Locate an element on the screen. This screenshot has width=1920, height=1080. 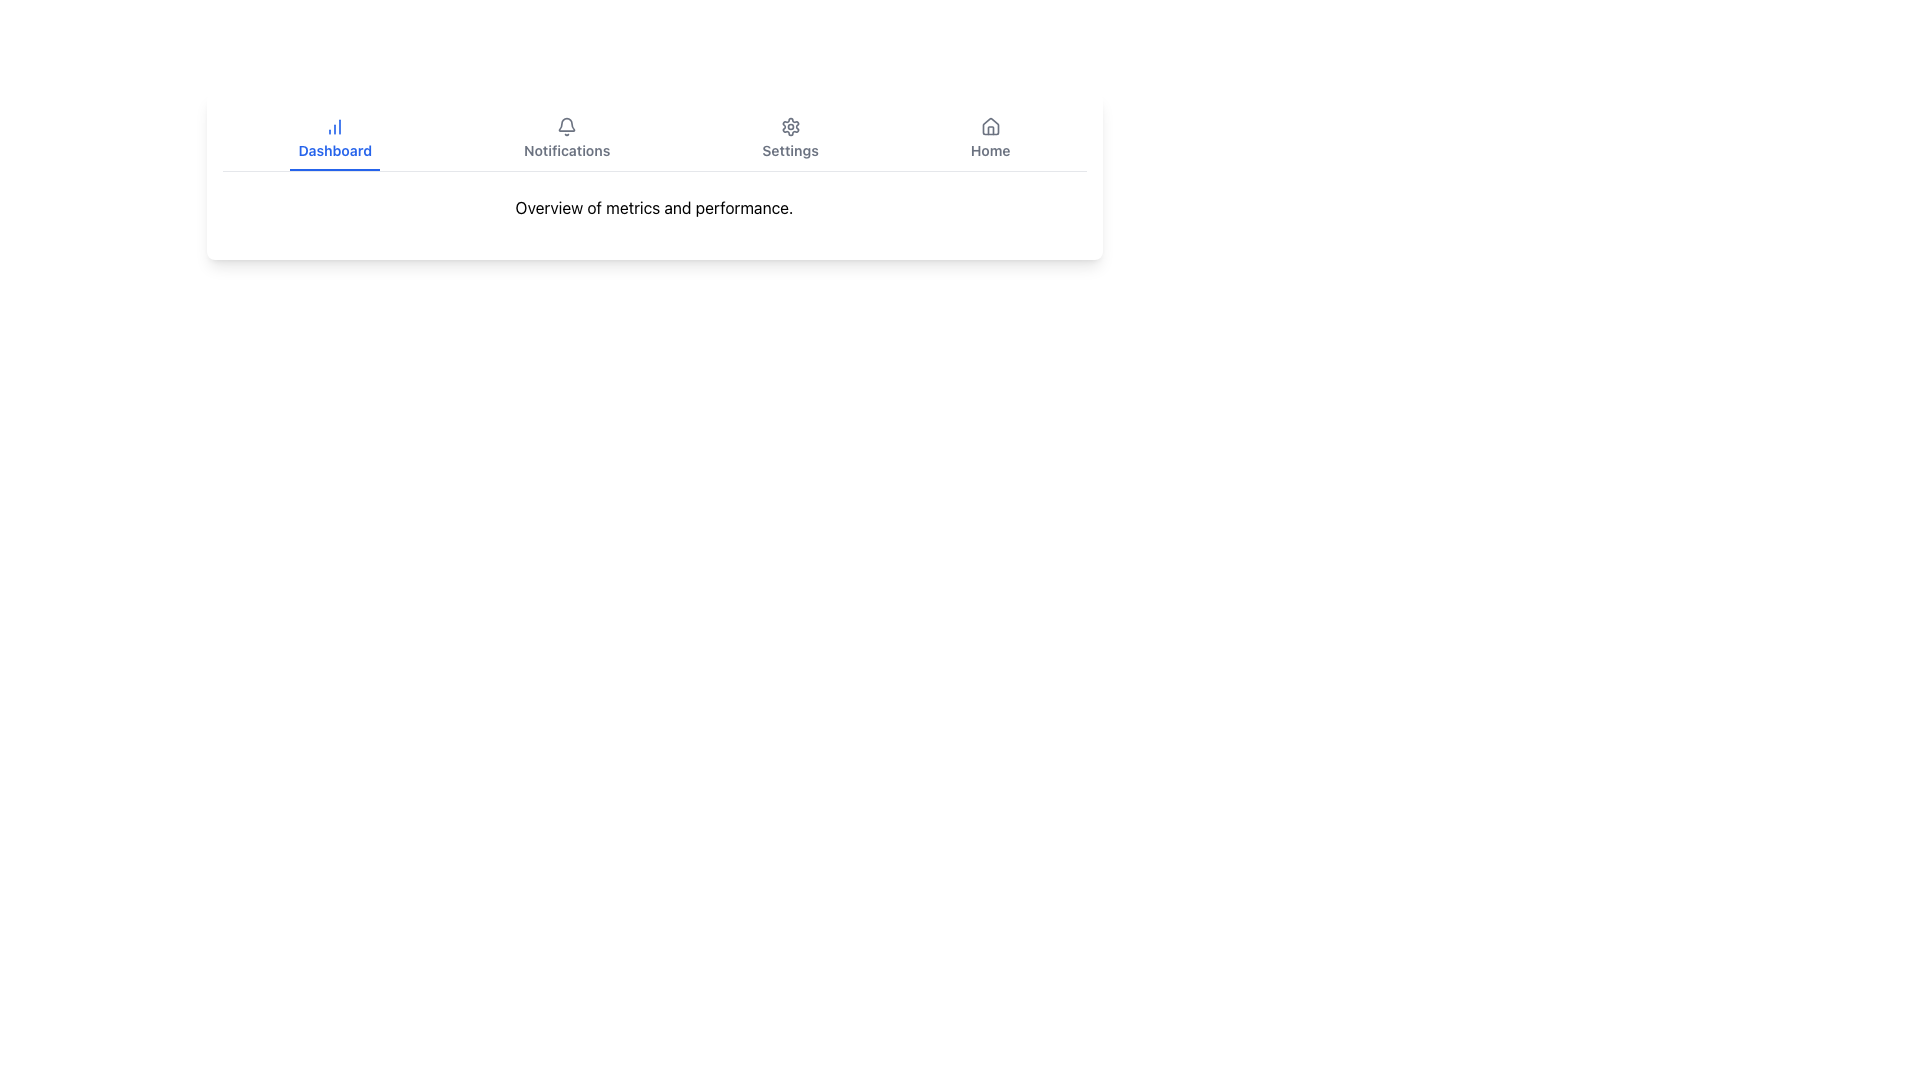
the settings icon located in the navigation bar, which is positioned centrally under the 'Settings' label and is flanked by 'Notifications' and 'Home' is located at coordinates (789, 127).